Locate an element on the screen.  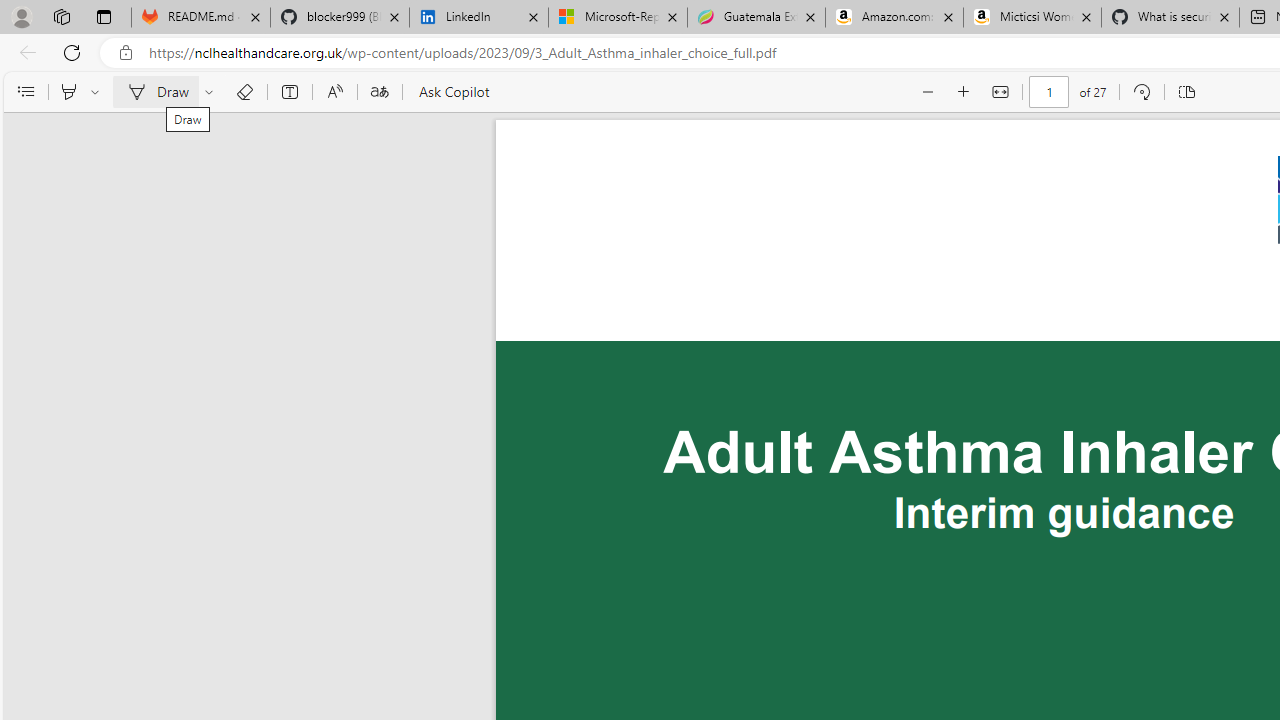
'Select a highlight color' is located at coordinates (97, 92).